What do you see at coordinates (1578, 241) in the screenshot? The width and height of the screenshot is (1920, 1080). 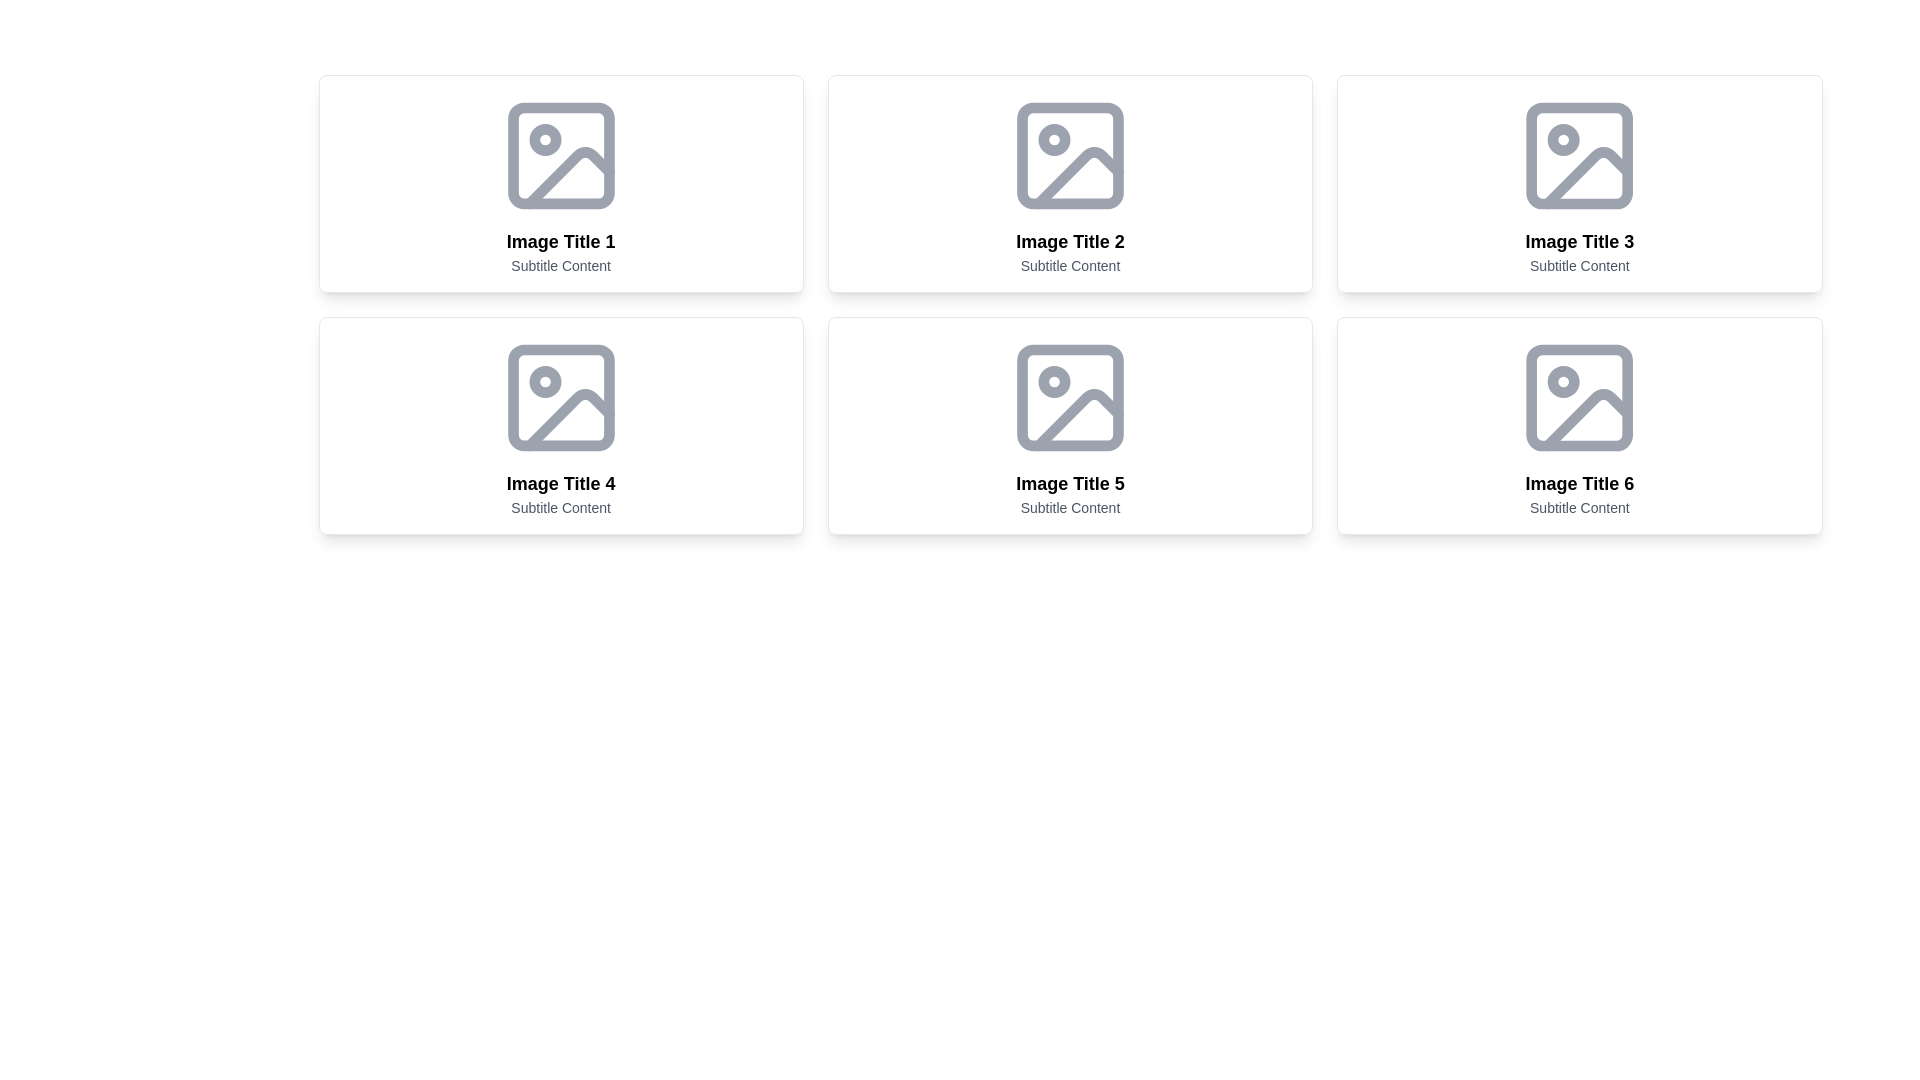 I see `the text label located centrally below the image placeholder in the top-right card of the grid layout` at bounding box center [1578, 241].